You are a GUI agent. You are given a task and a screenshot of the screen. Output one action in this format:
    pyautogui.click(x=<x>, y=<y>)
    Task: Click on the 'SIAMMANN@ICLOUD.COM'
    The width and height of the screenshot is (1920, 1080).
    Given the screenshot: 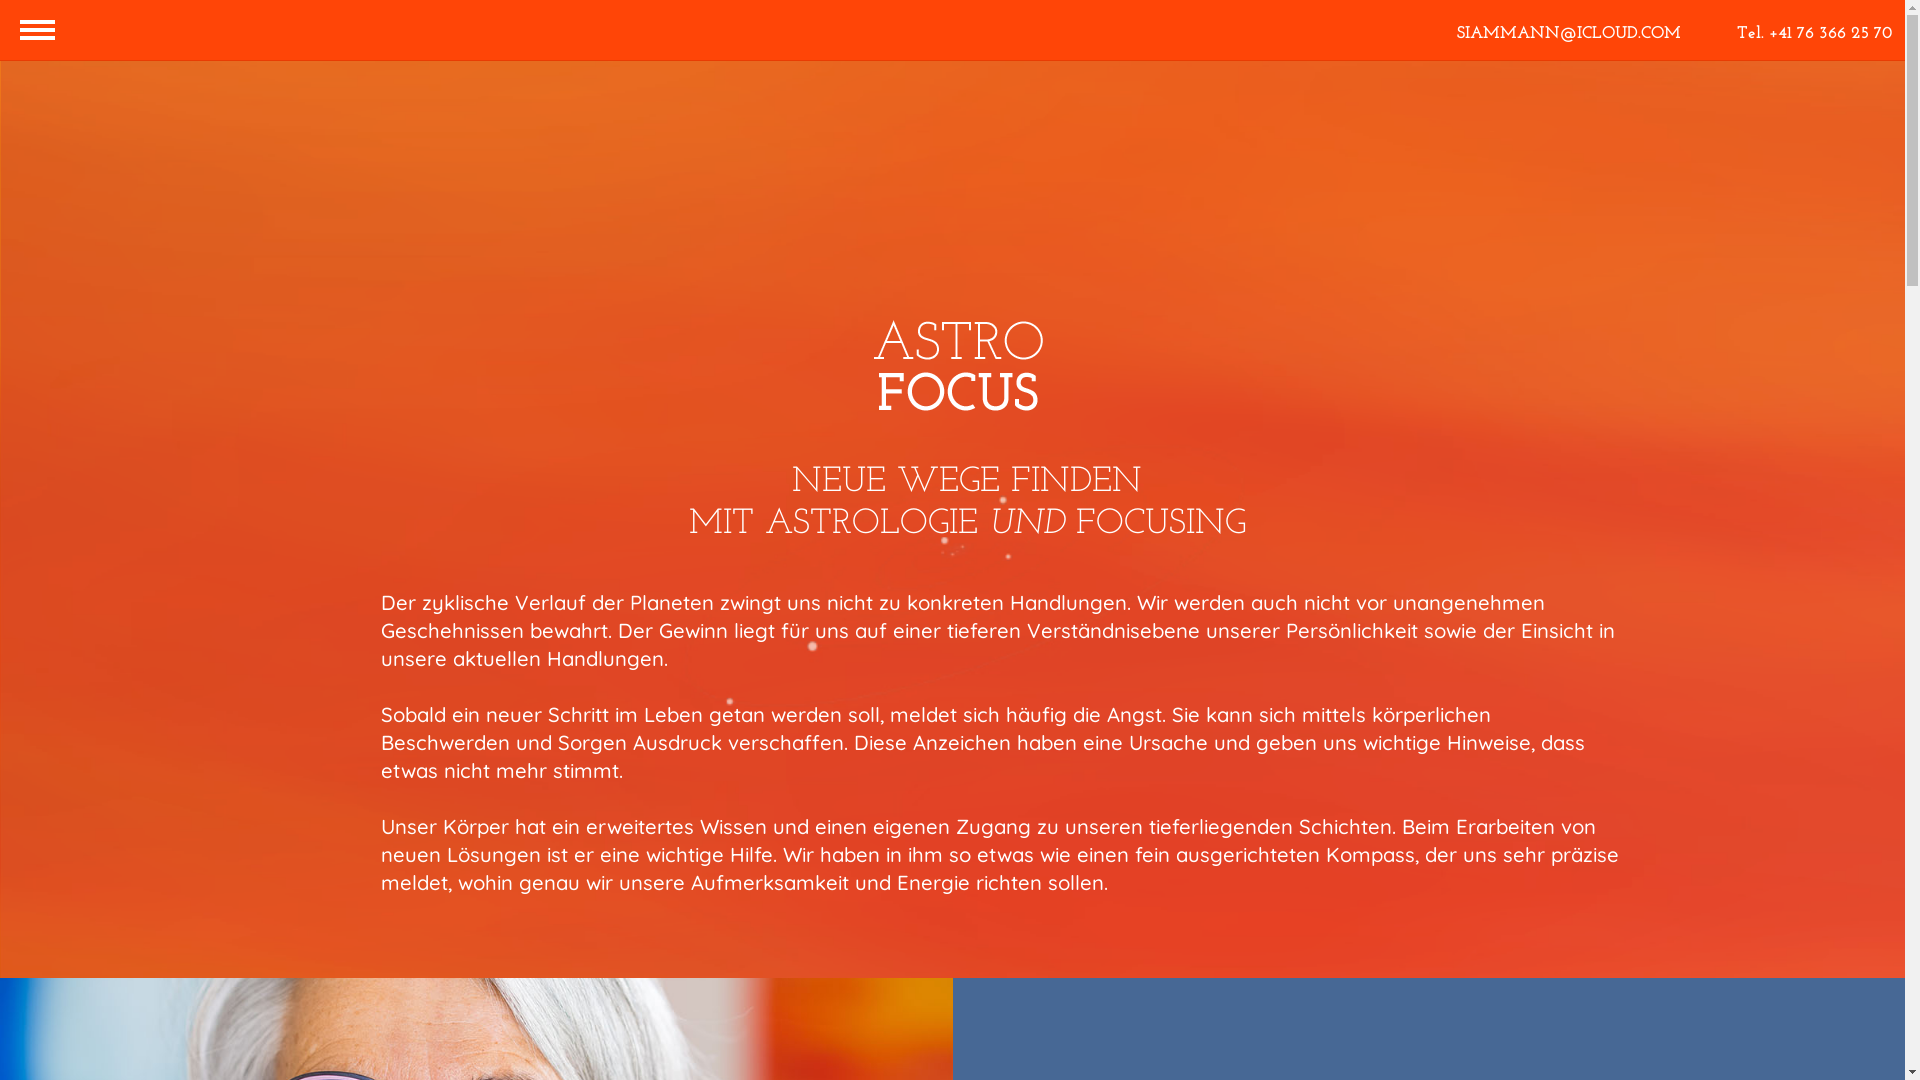 What is the action you would take?
    pyautogui.click(x=1568, y=34)
    